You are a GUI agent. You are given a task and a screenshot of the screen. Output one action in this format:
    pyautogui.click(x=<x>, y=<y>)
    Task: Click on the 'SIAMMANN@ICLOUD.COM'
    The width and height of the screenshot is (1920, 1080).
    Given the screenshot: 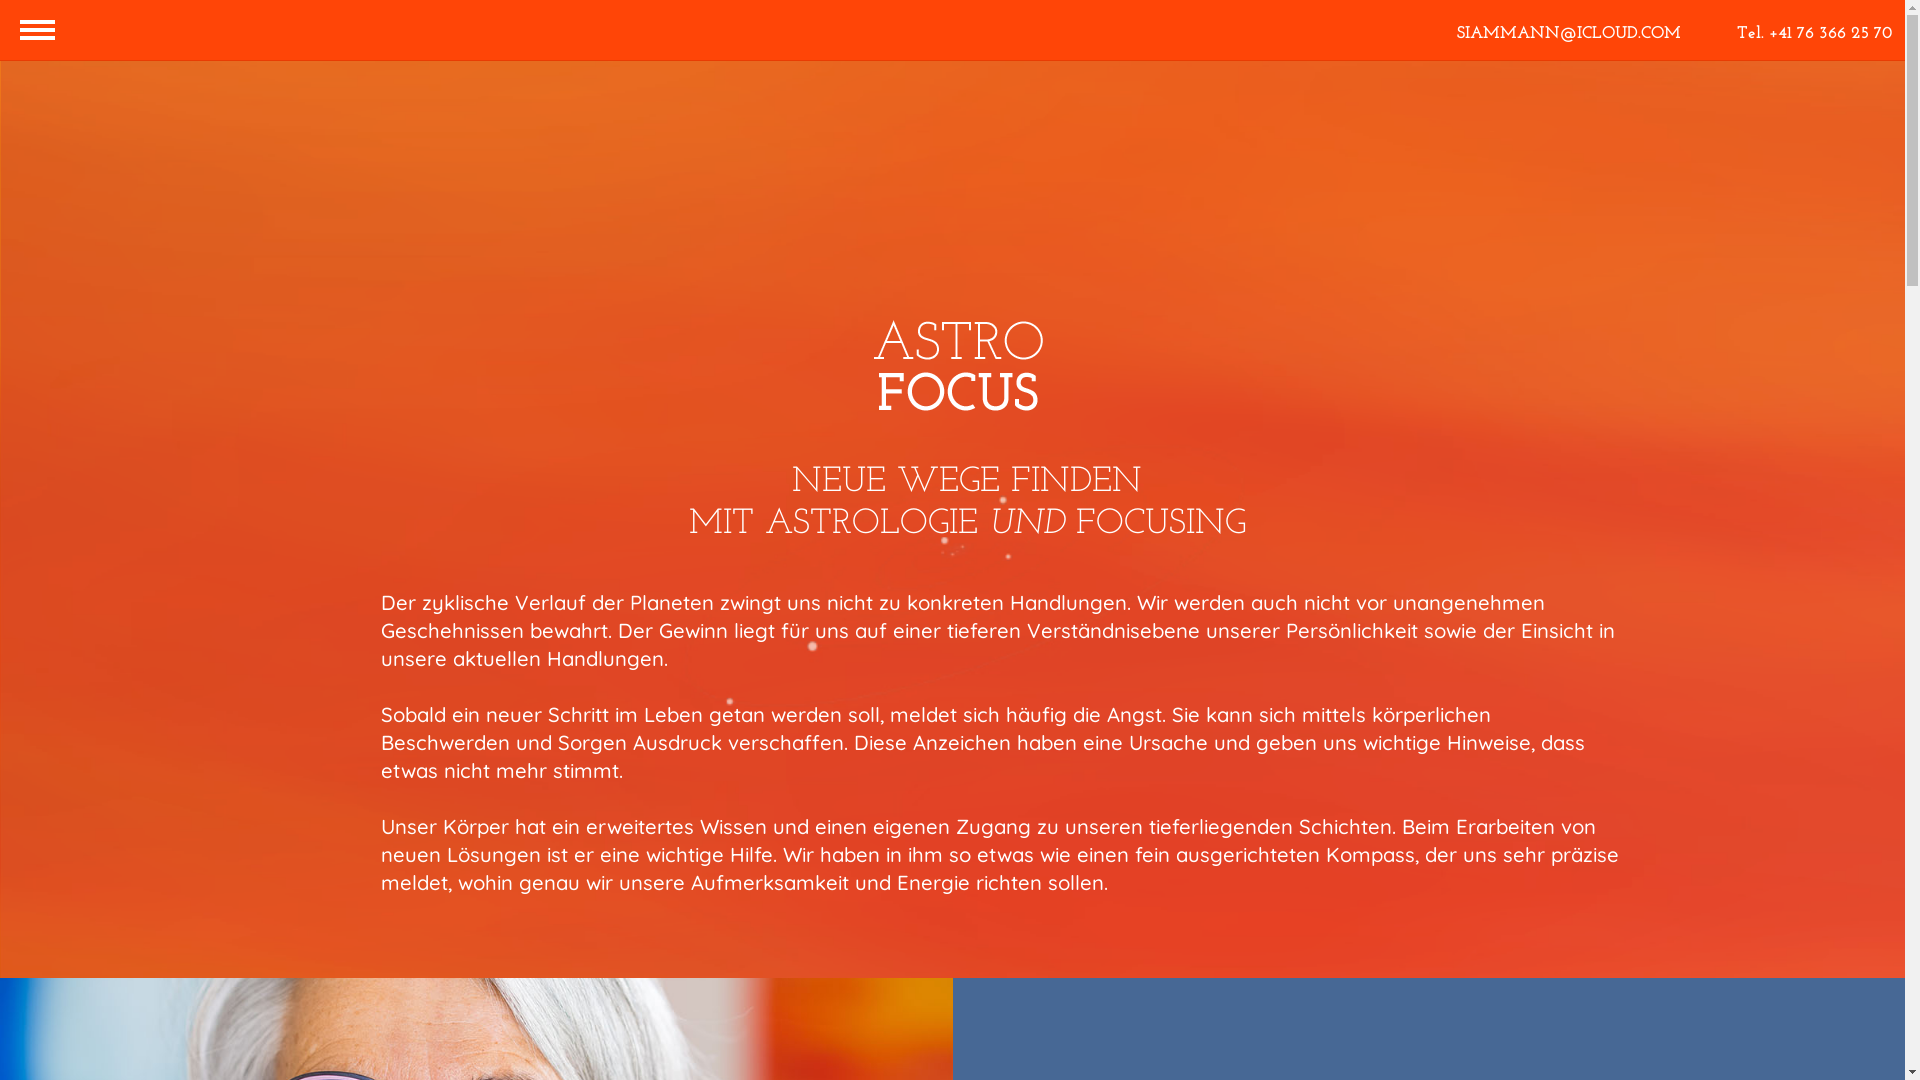 What is the action you would take?
    pyautogui.click(x=1568, y=34)
    